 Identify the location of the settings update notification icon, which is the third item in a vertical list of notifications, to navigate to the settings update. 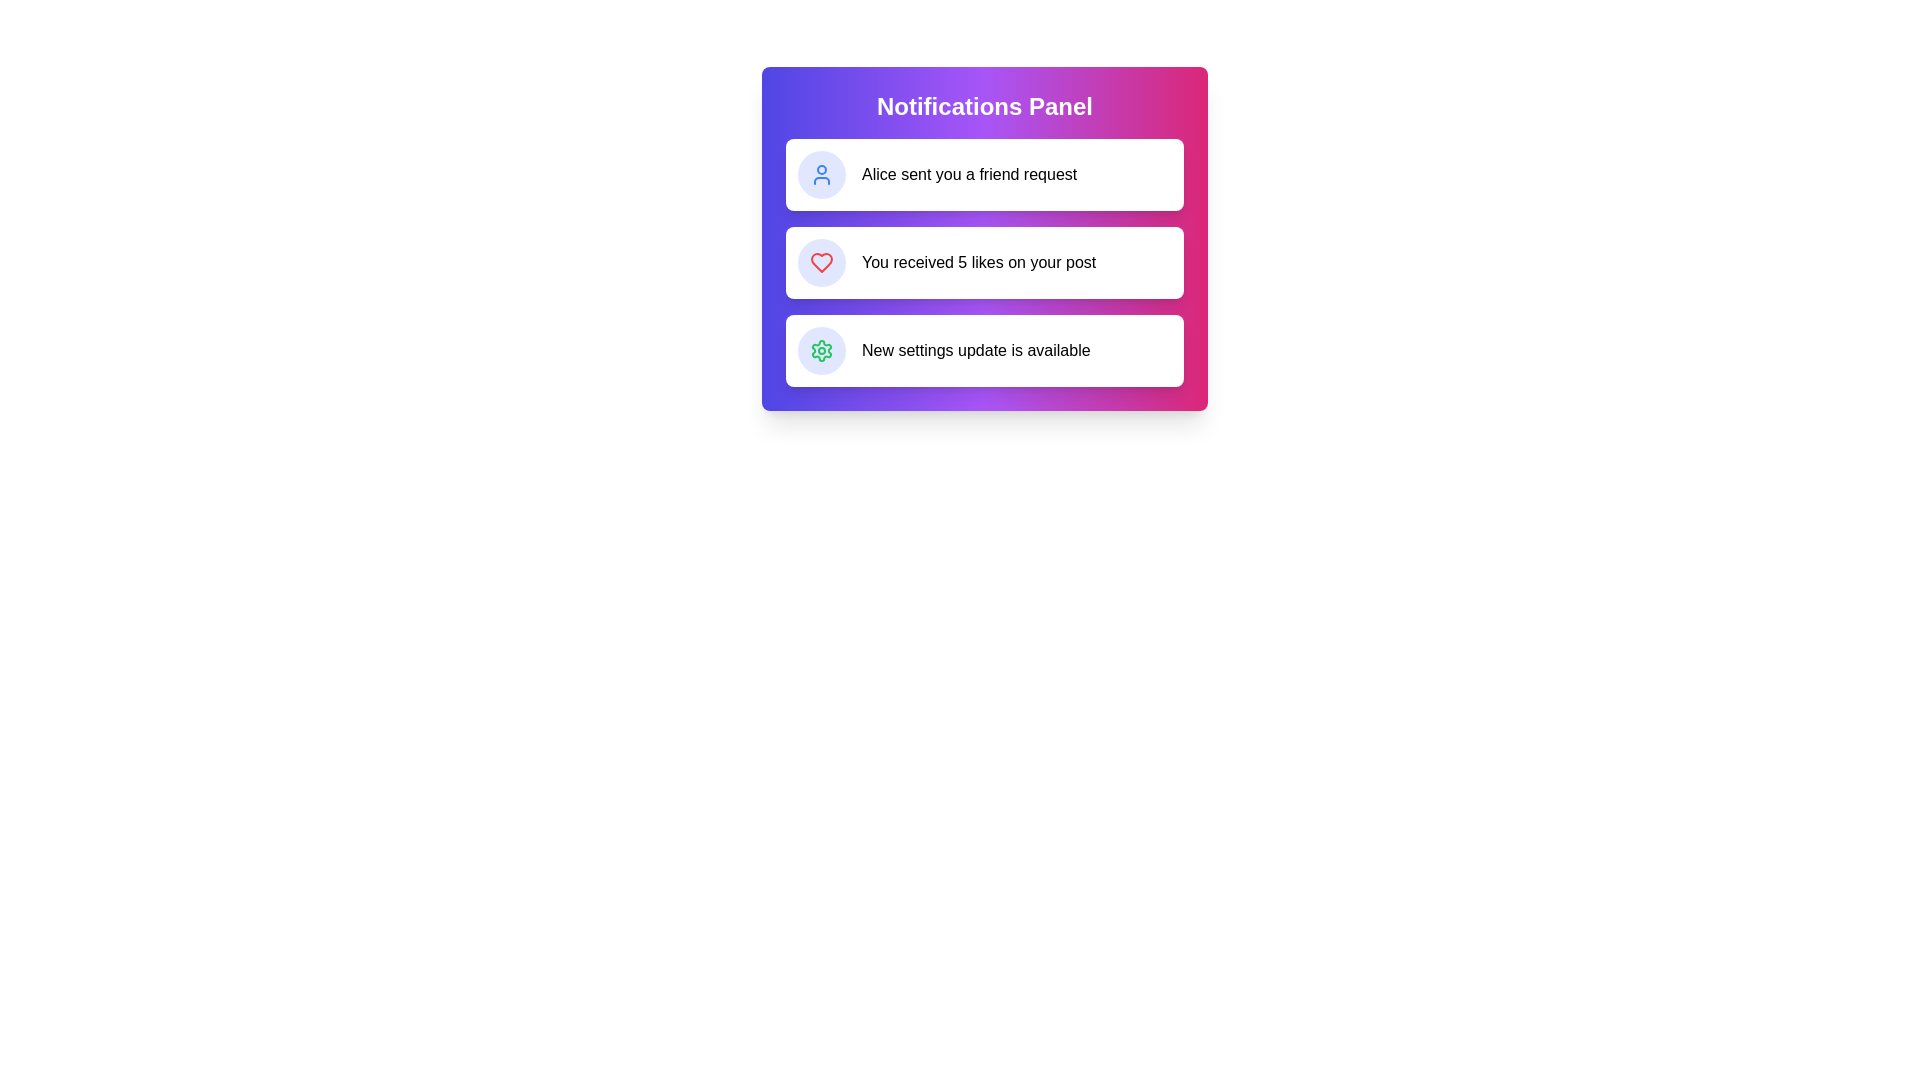
(821, 350).